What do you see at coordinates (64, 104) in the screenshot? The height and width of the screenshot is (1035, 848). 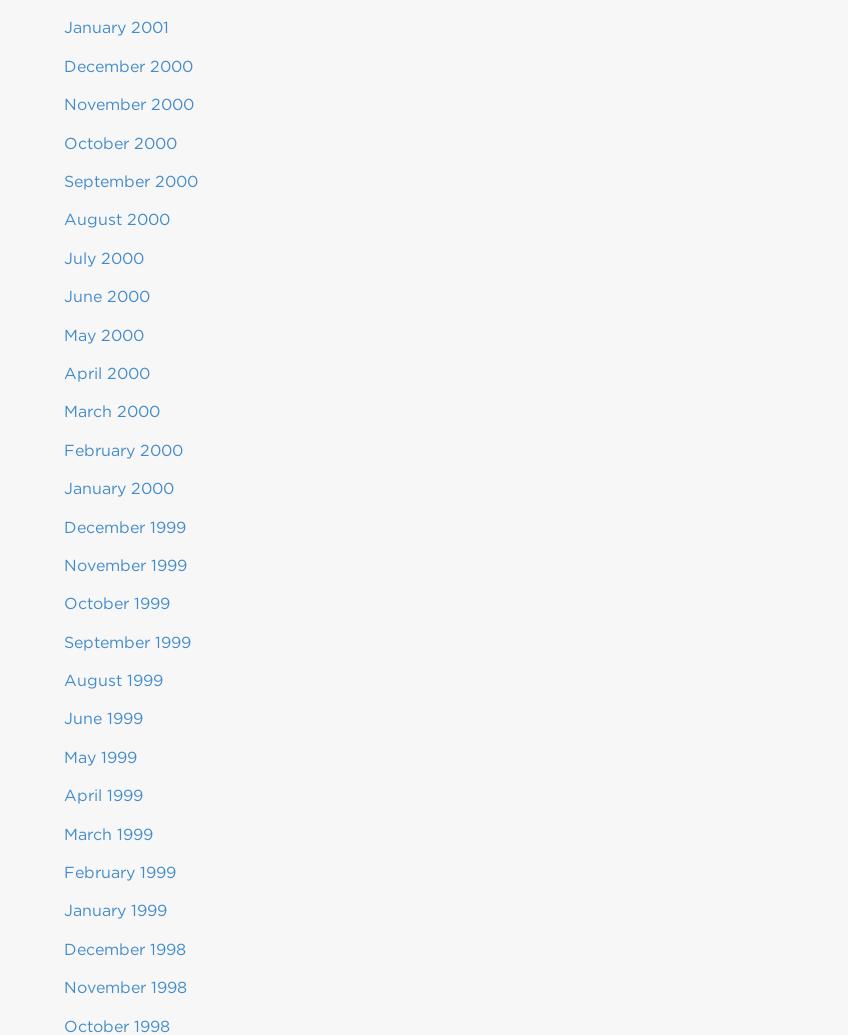 I see `'November 2000'` at bounding box center [64, 104].